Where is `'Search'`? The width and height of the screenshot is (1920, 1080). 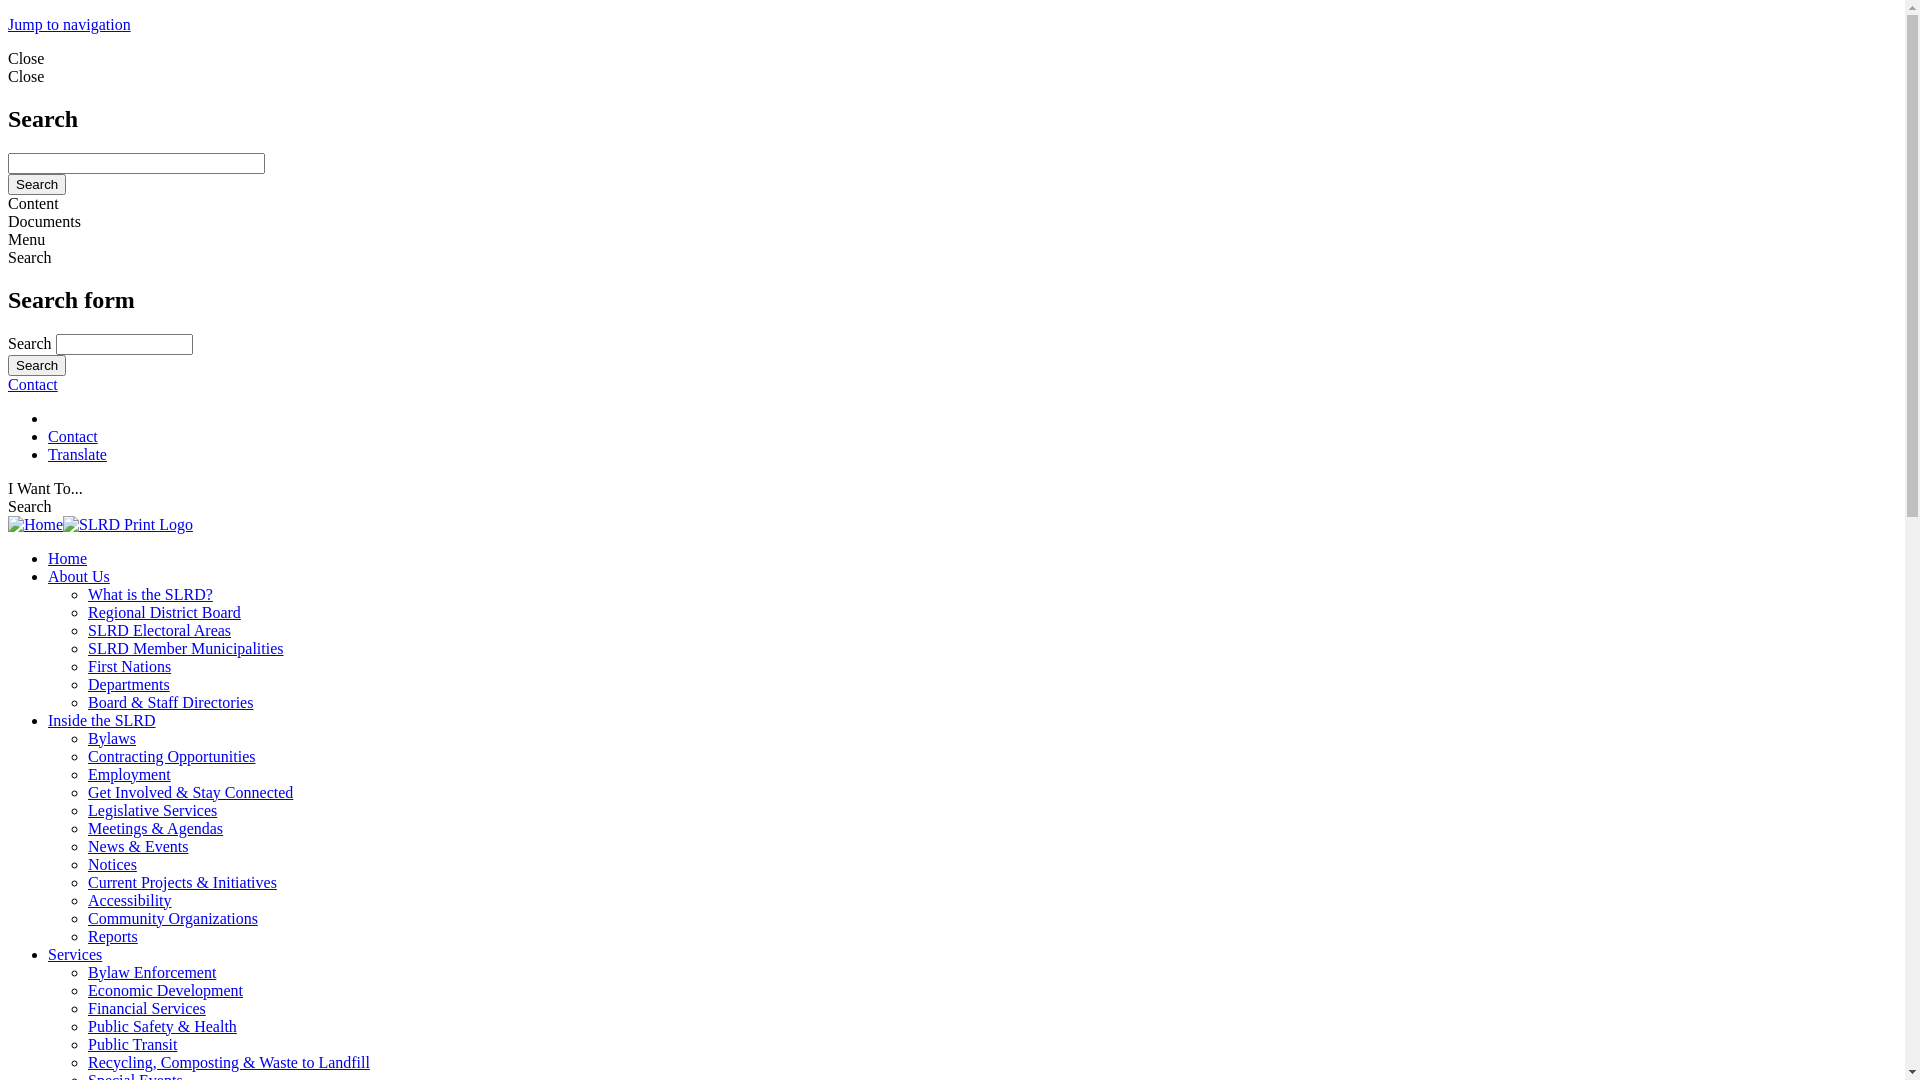
'Search' is located at coordinates (37, 184).